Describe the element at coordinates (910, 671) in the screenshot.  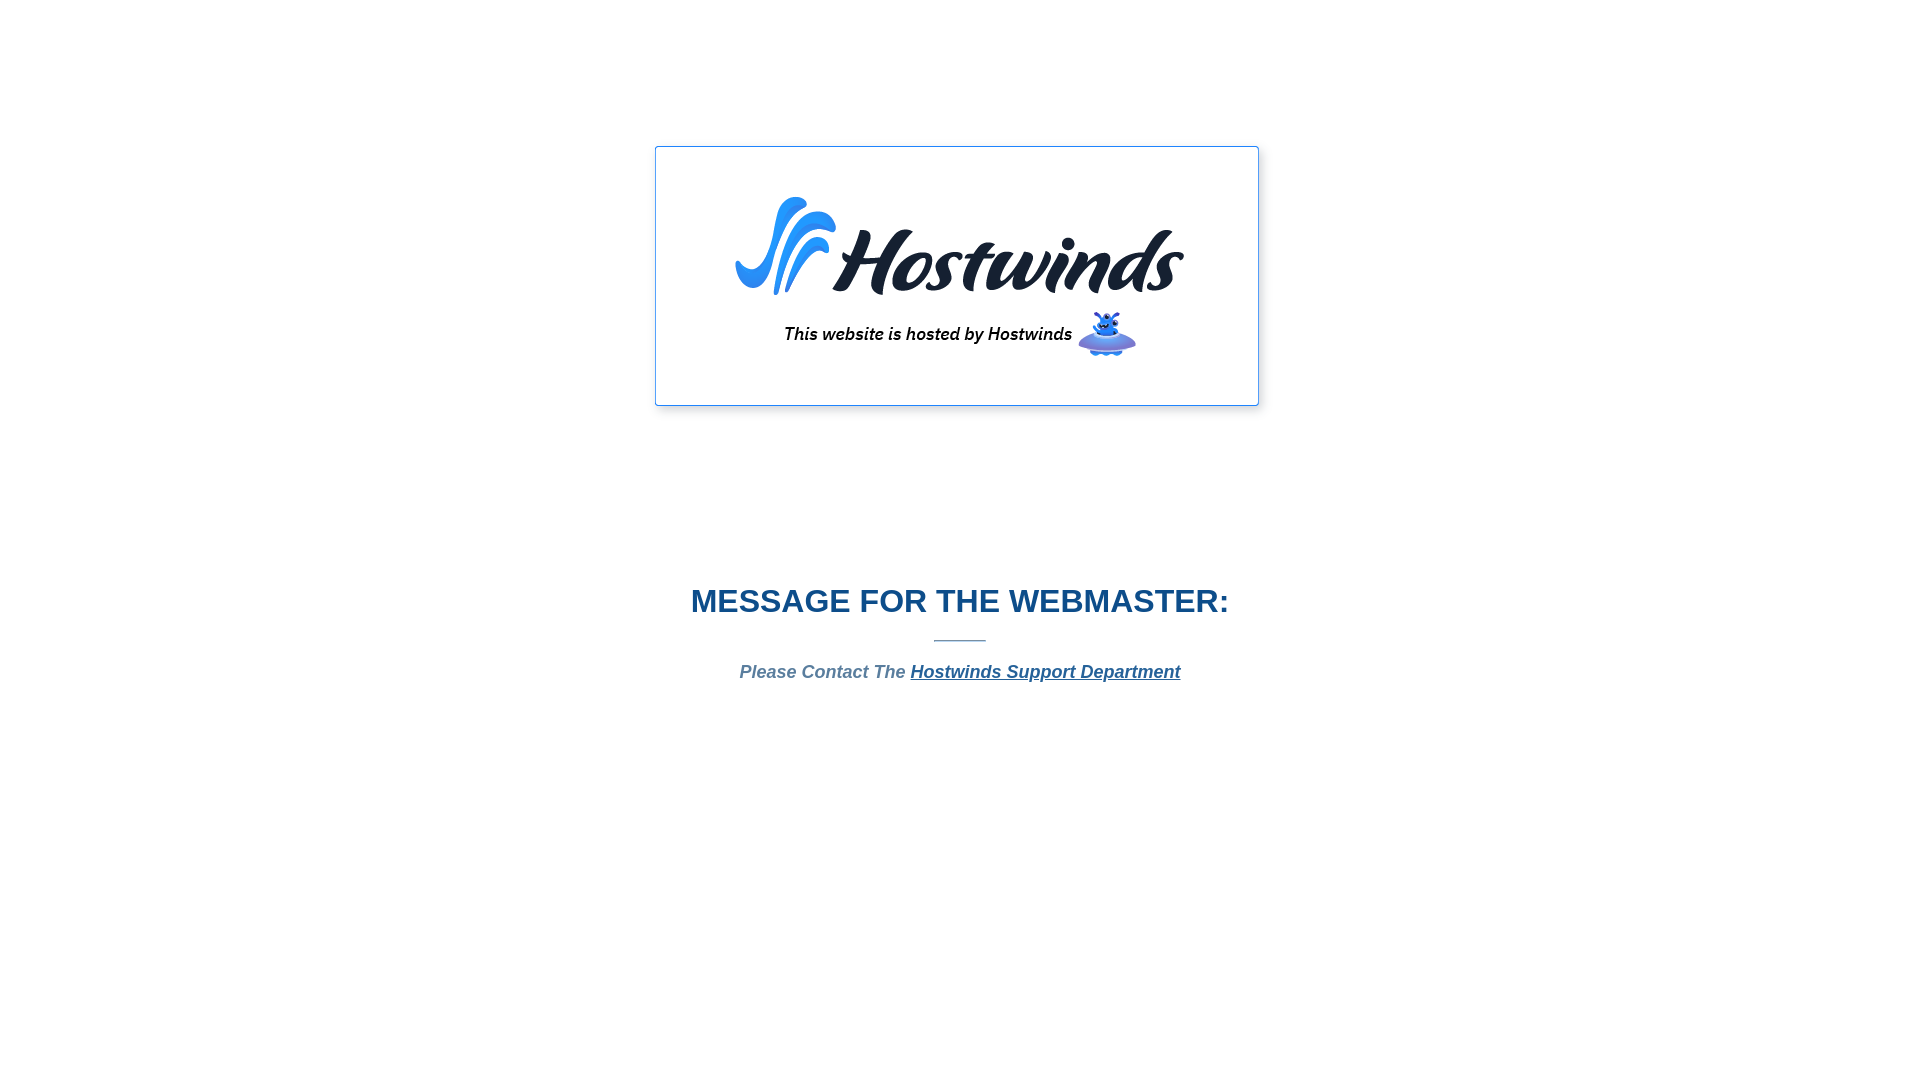
I see `'Hostwinds Support Department'` at that location.